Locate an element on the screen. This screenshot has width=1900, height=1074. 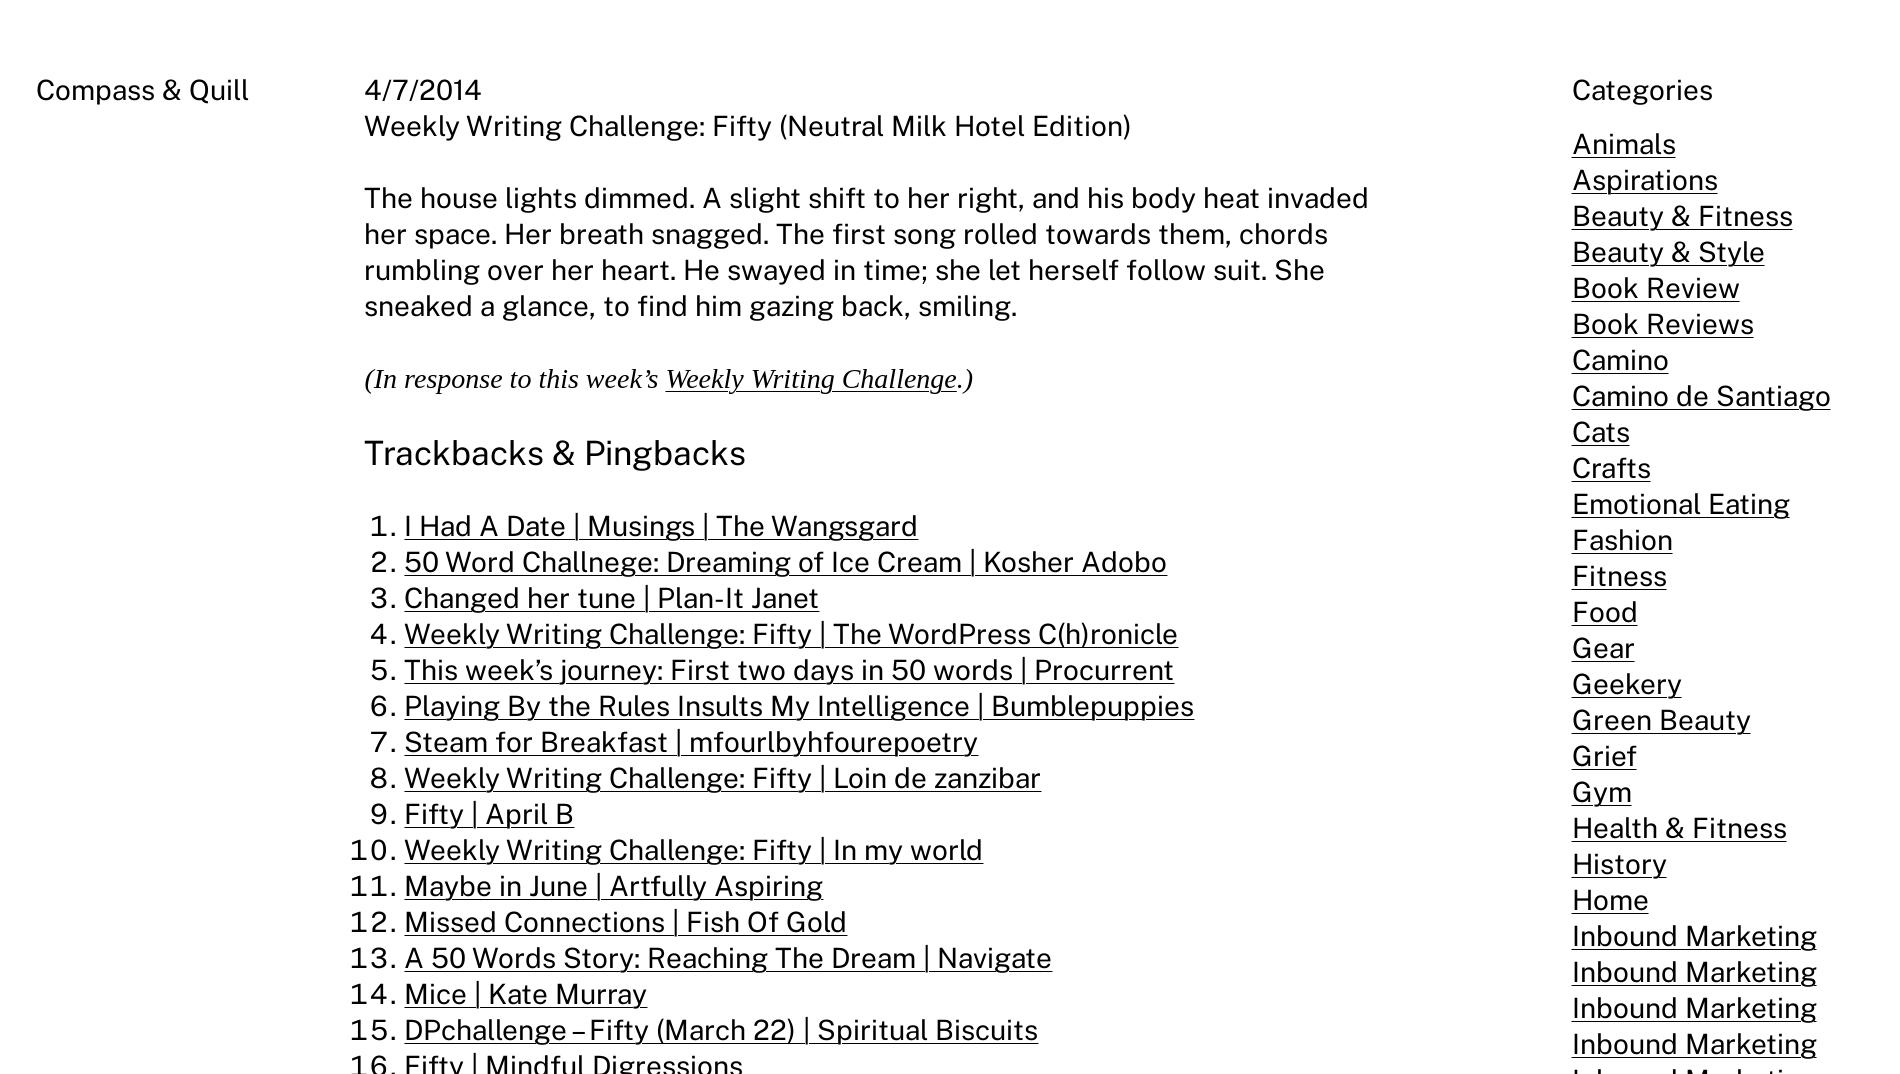
'DPchallenge – Fifty (March 22) | Spiritual Biscuits' is located at coordinates (720, 1029).